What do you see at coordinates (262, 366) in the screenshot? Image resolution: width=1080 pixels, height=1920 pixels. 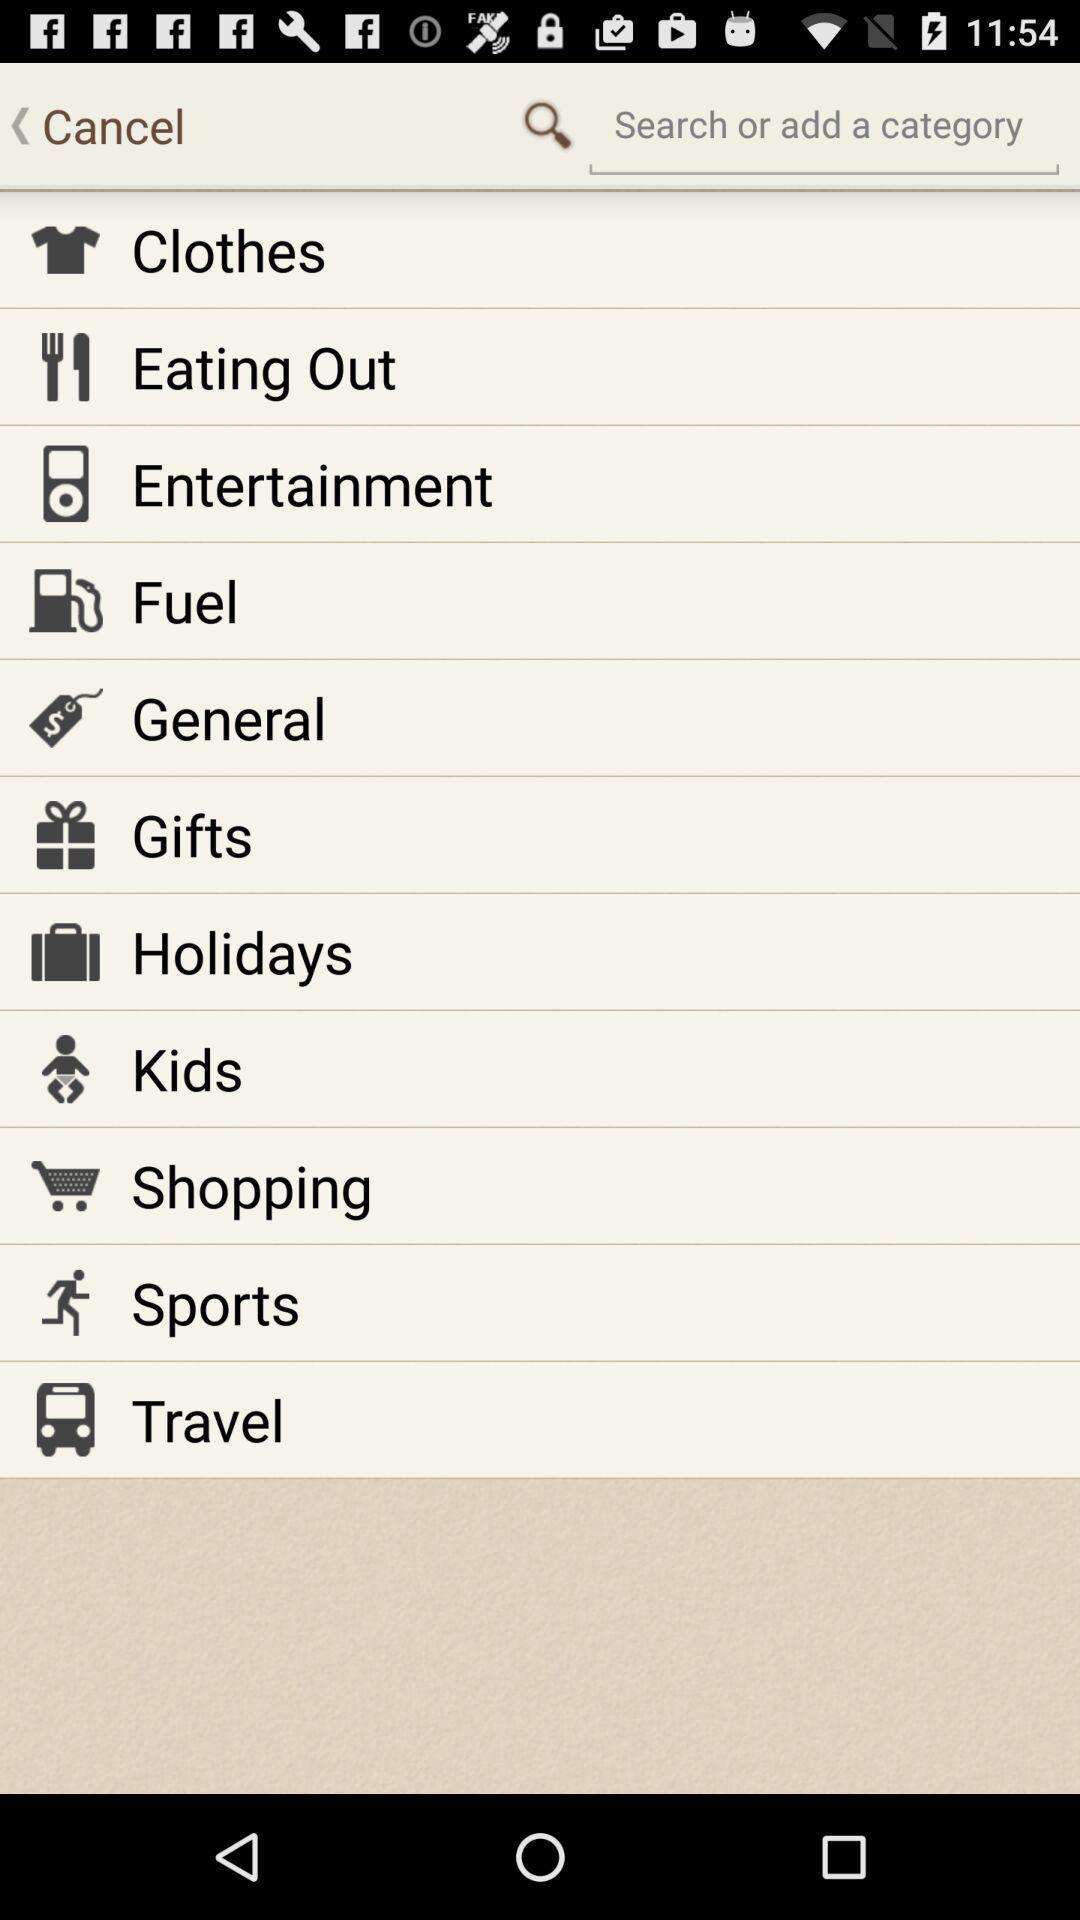 I see `eating out app` at bounding box center [262, 366].